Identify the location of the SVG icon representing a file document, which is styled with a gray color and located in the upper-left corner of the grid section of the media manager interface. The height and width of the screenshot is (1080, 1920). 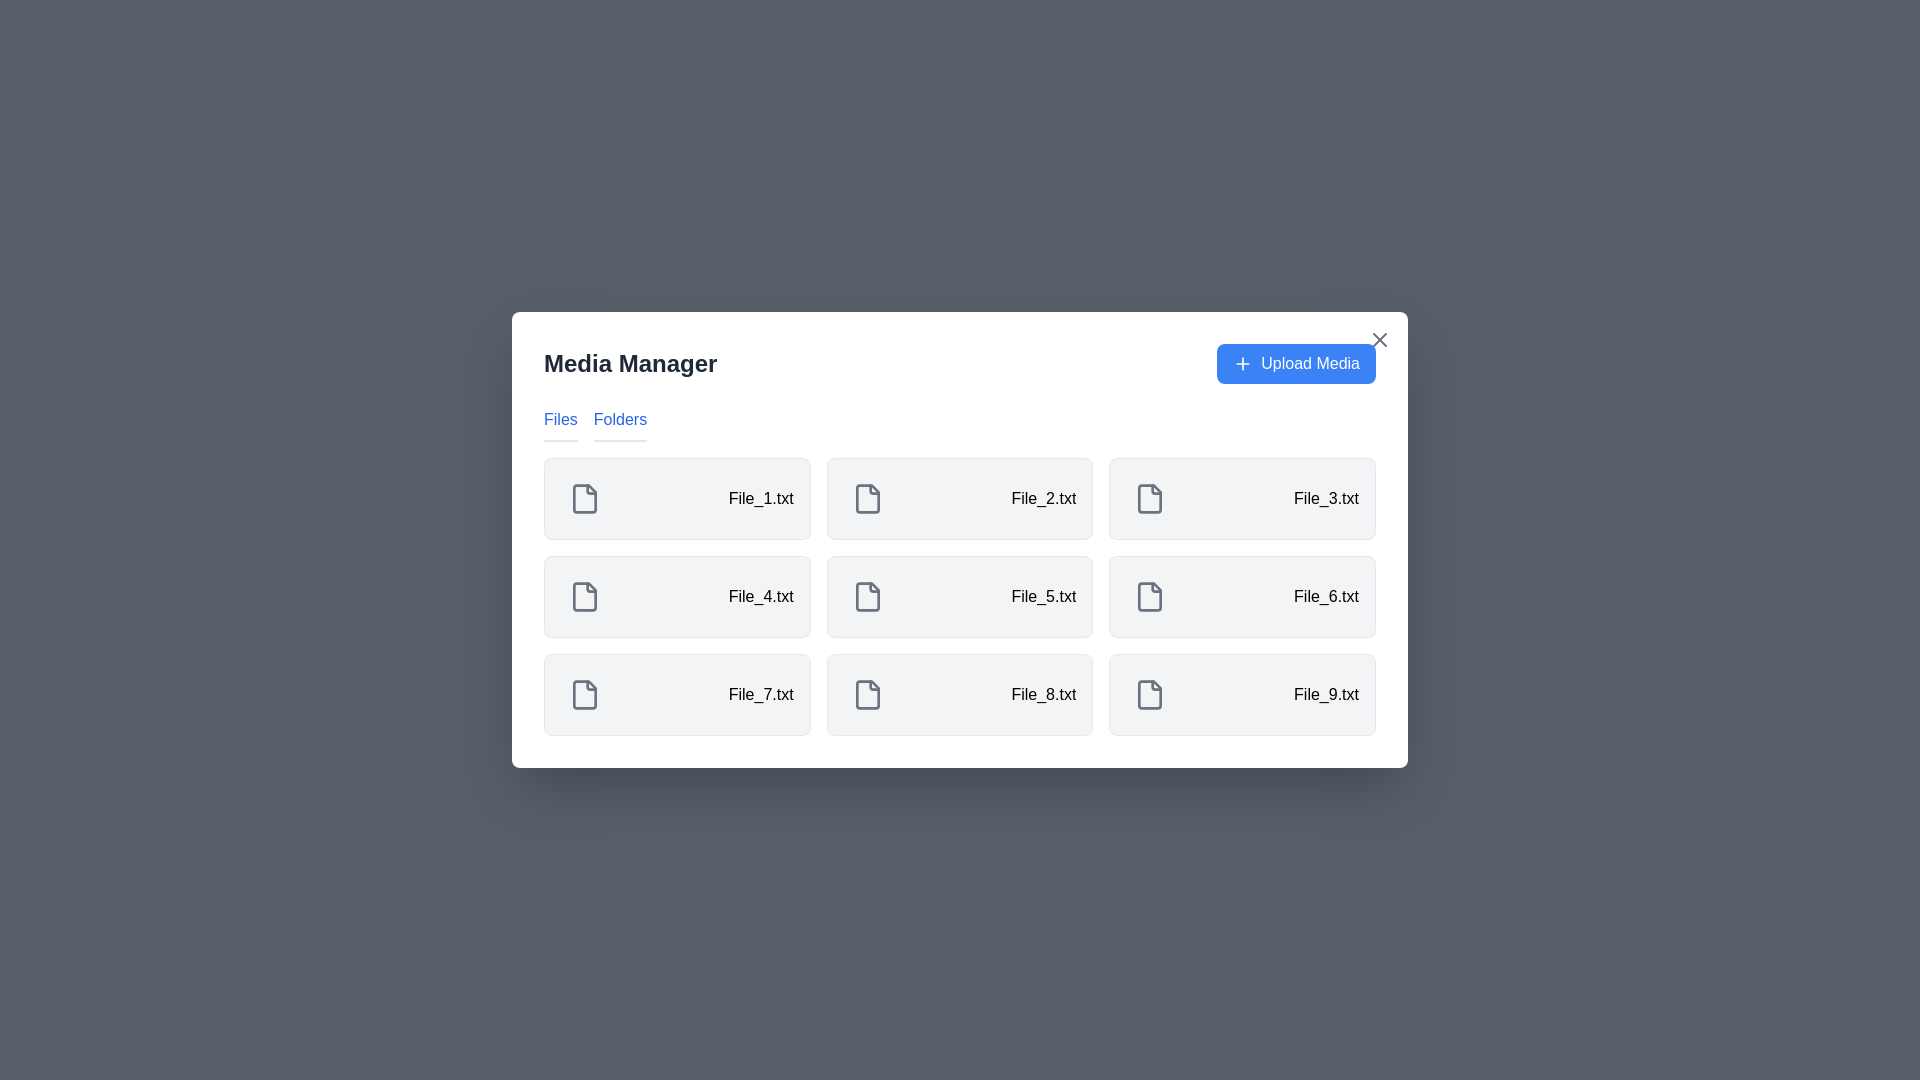
(584, 497).